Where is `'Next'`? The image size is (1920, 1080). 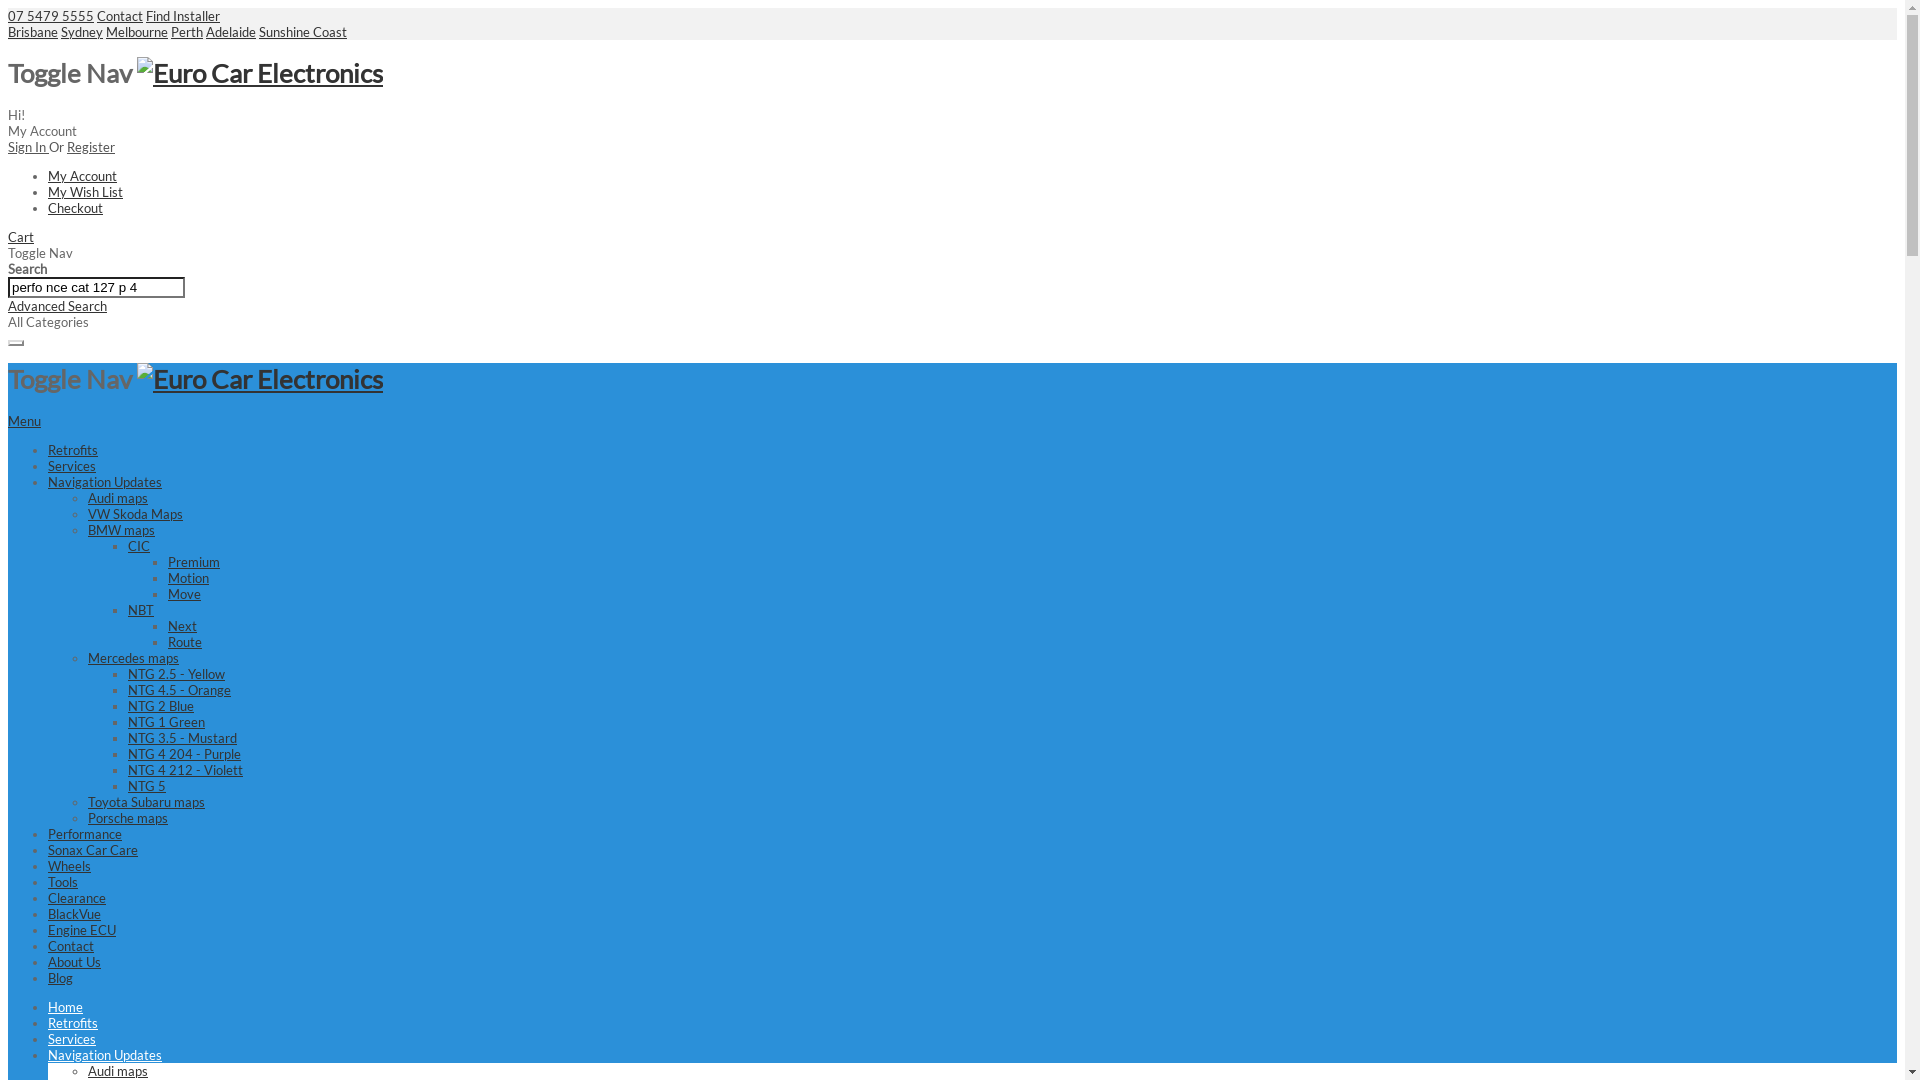 'Next' is located at coordinates (182, 624).